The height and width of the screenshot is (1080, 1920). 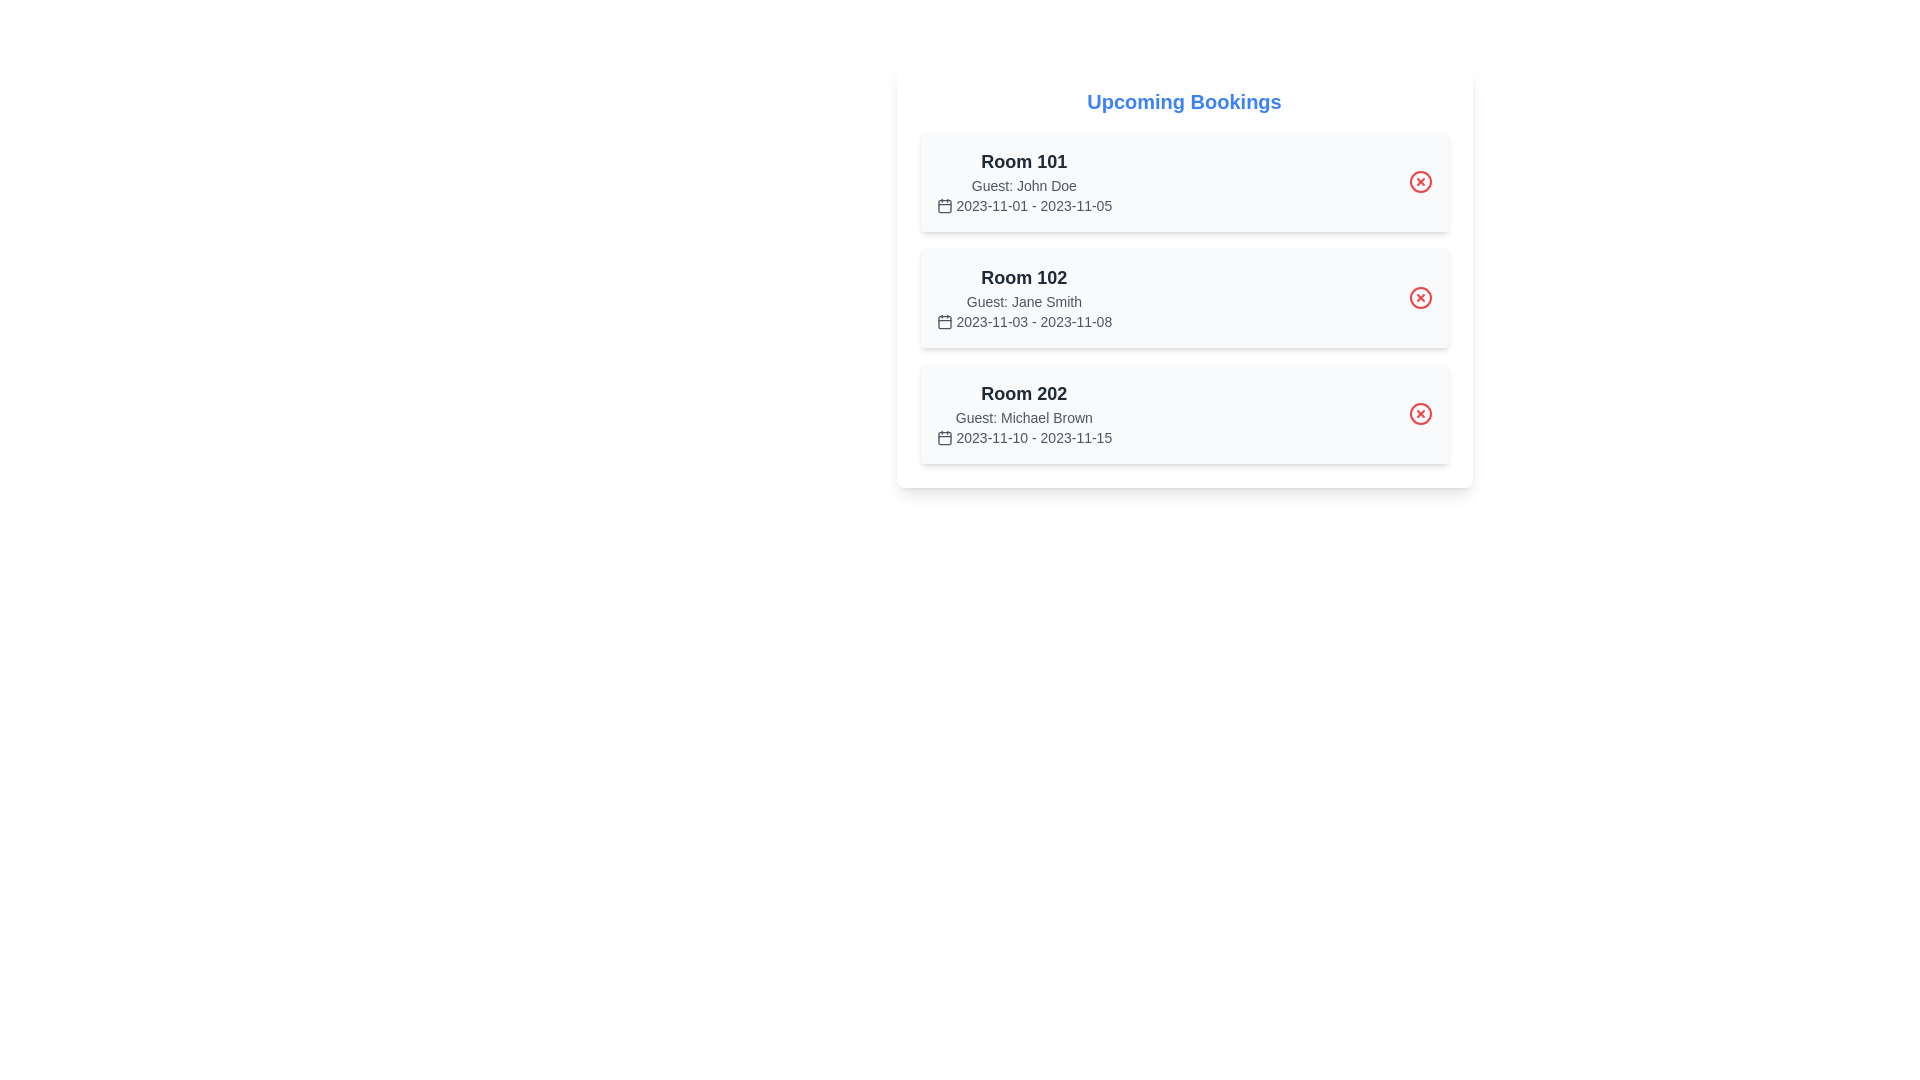 What do you see at coordinates (1184, 297) in the screenshot?
I see `the booking summary card for Room 102, which is the second card in the vertical list of upcoming bookings` at bounding box center [1184, 297].